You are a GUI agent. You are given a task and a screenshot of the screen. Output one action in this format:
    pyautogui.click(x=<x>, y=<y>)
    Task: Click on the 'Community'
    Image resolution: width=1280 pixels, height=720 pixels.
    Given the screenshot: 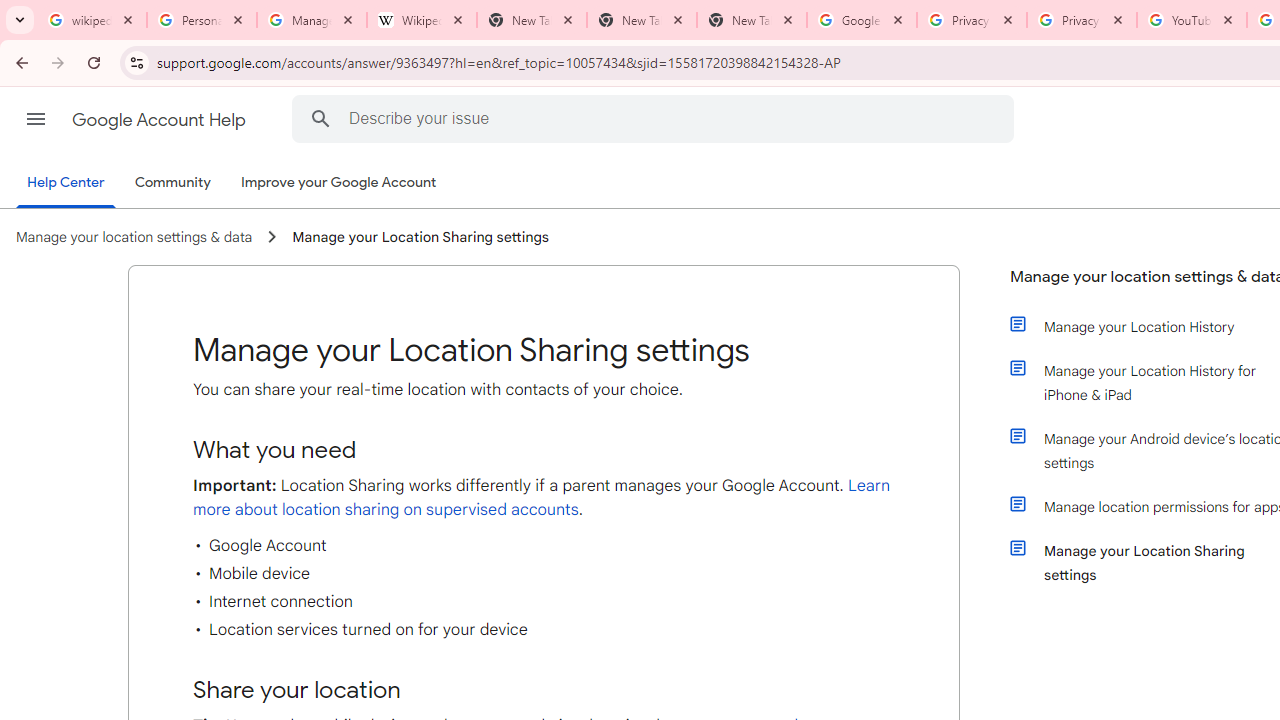 What is the action you would take?
    pyautogui.click(x=172, y=183)
    